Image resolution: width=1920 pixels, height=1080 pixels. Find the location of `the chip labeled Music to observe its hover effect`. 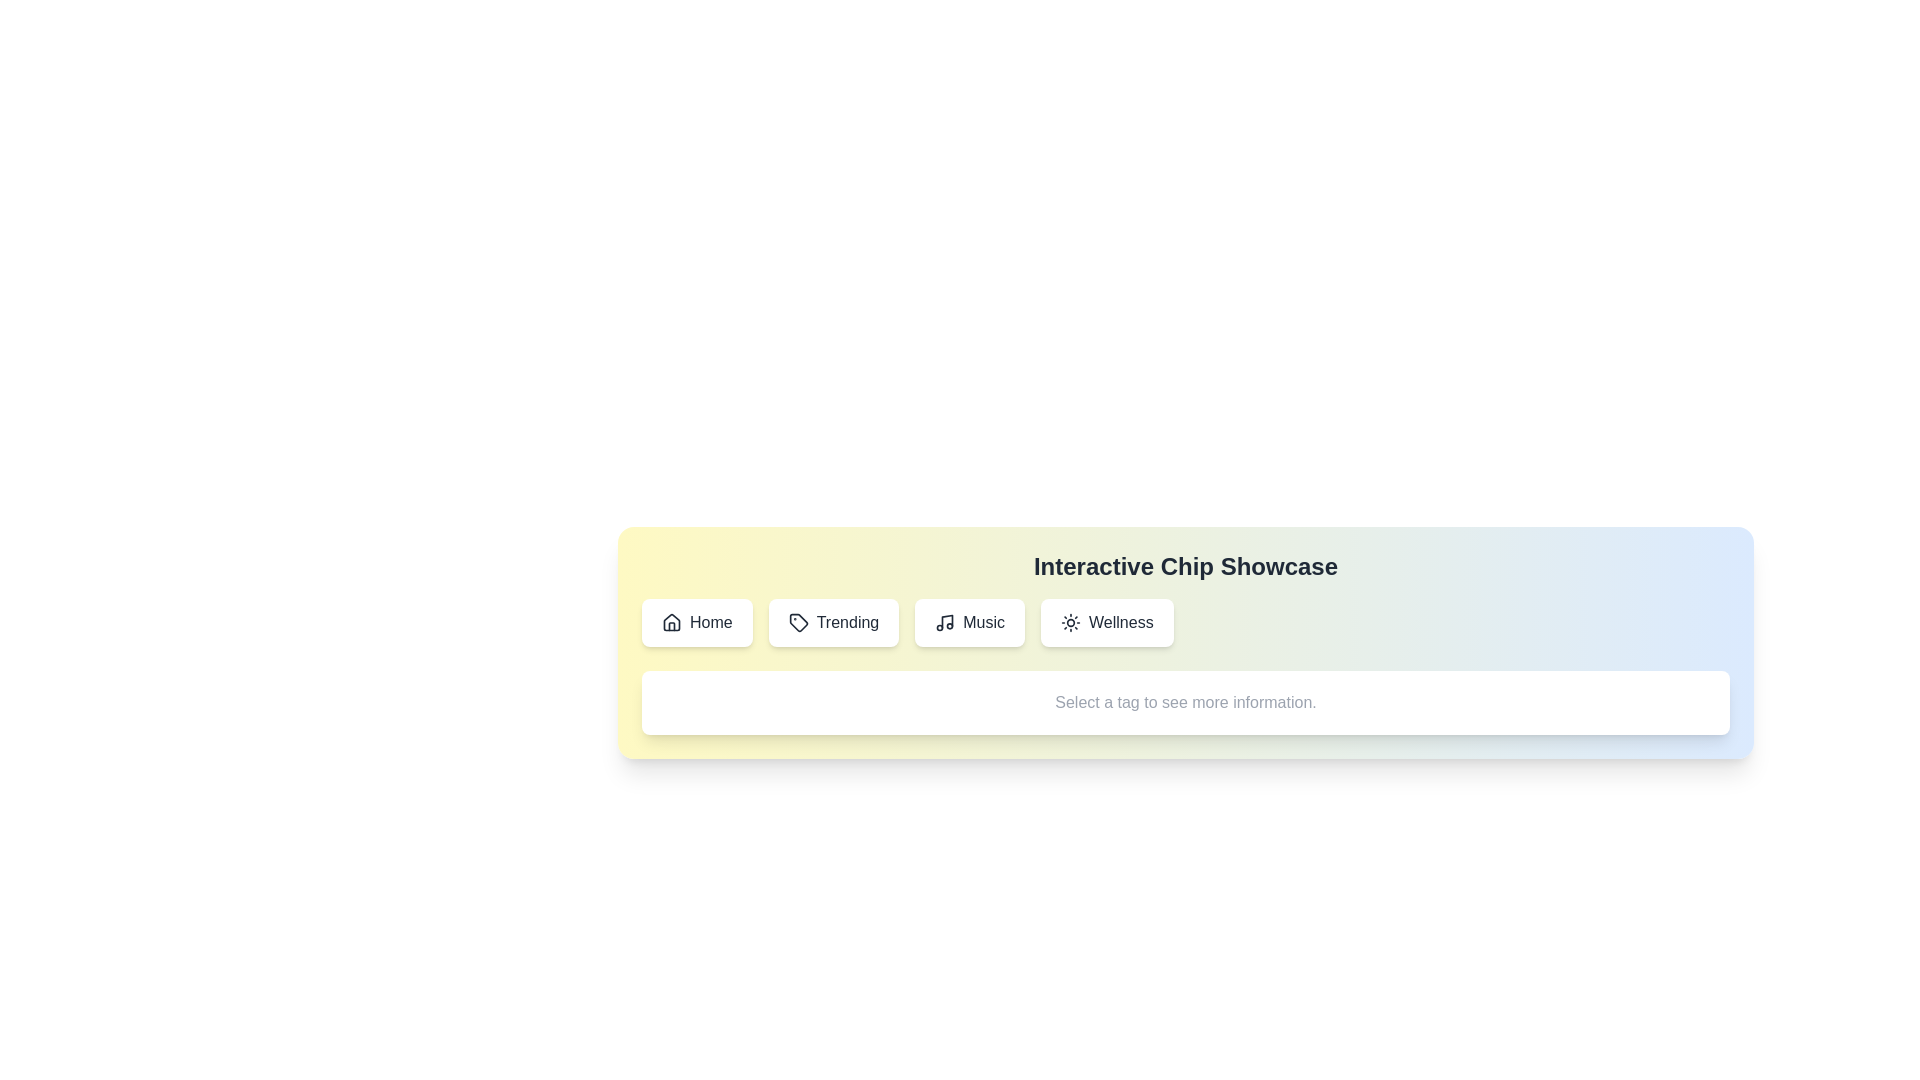

the chip labeled Music to observe its hover effect is located at coordinates (970, 622).